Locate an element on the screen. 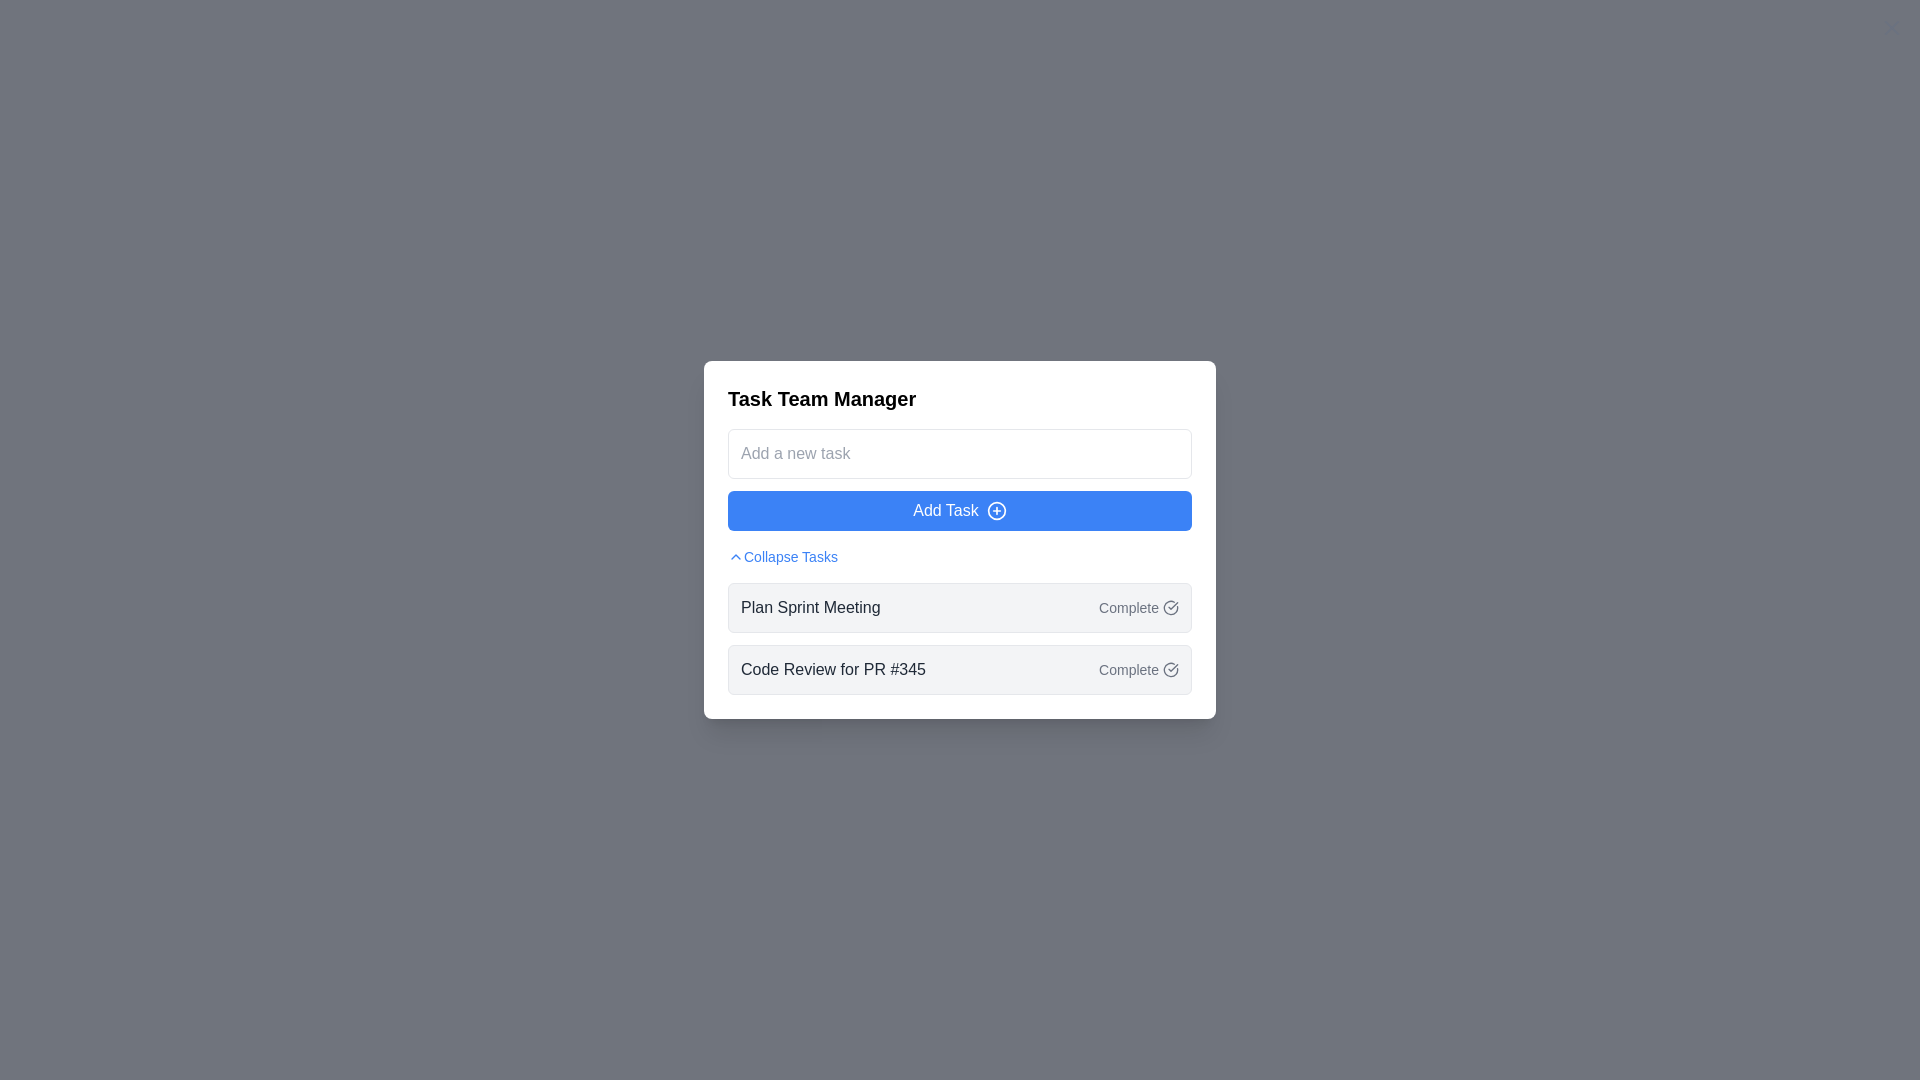  the button with text and icon located to the right of the 'Plan Sprint Meeting' text to mark a task as complete is located at coordinates (1138, 607).